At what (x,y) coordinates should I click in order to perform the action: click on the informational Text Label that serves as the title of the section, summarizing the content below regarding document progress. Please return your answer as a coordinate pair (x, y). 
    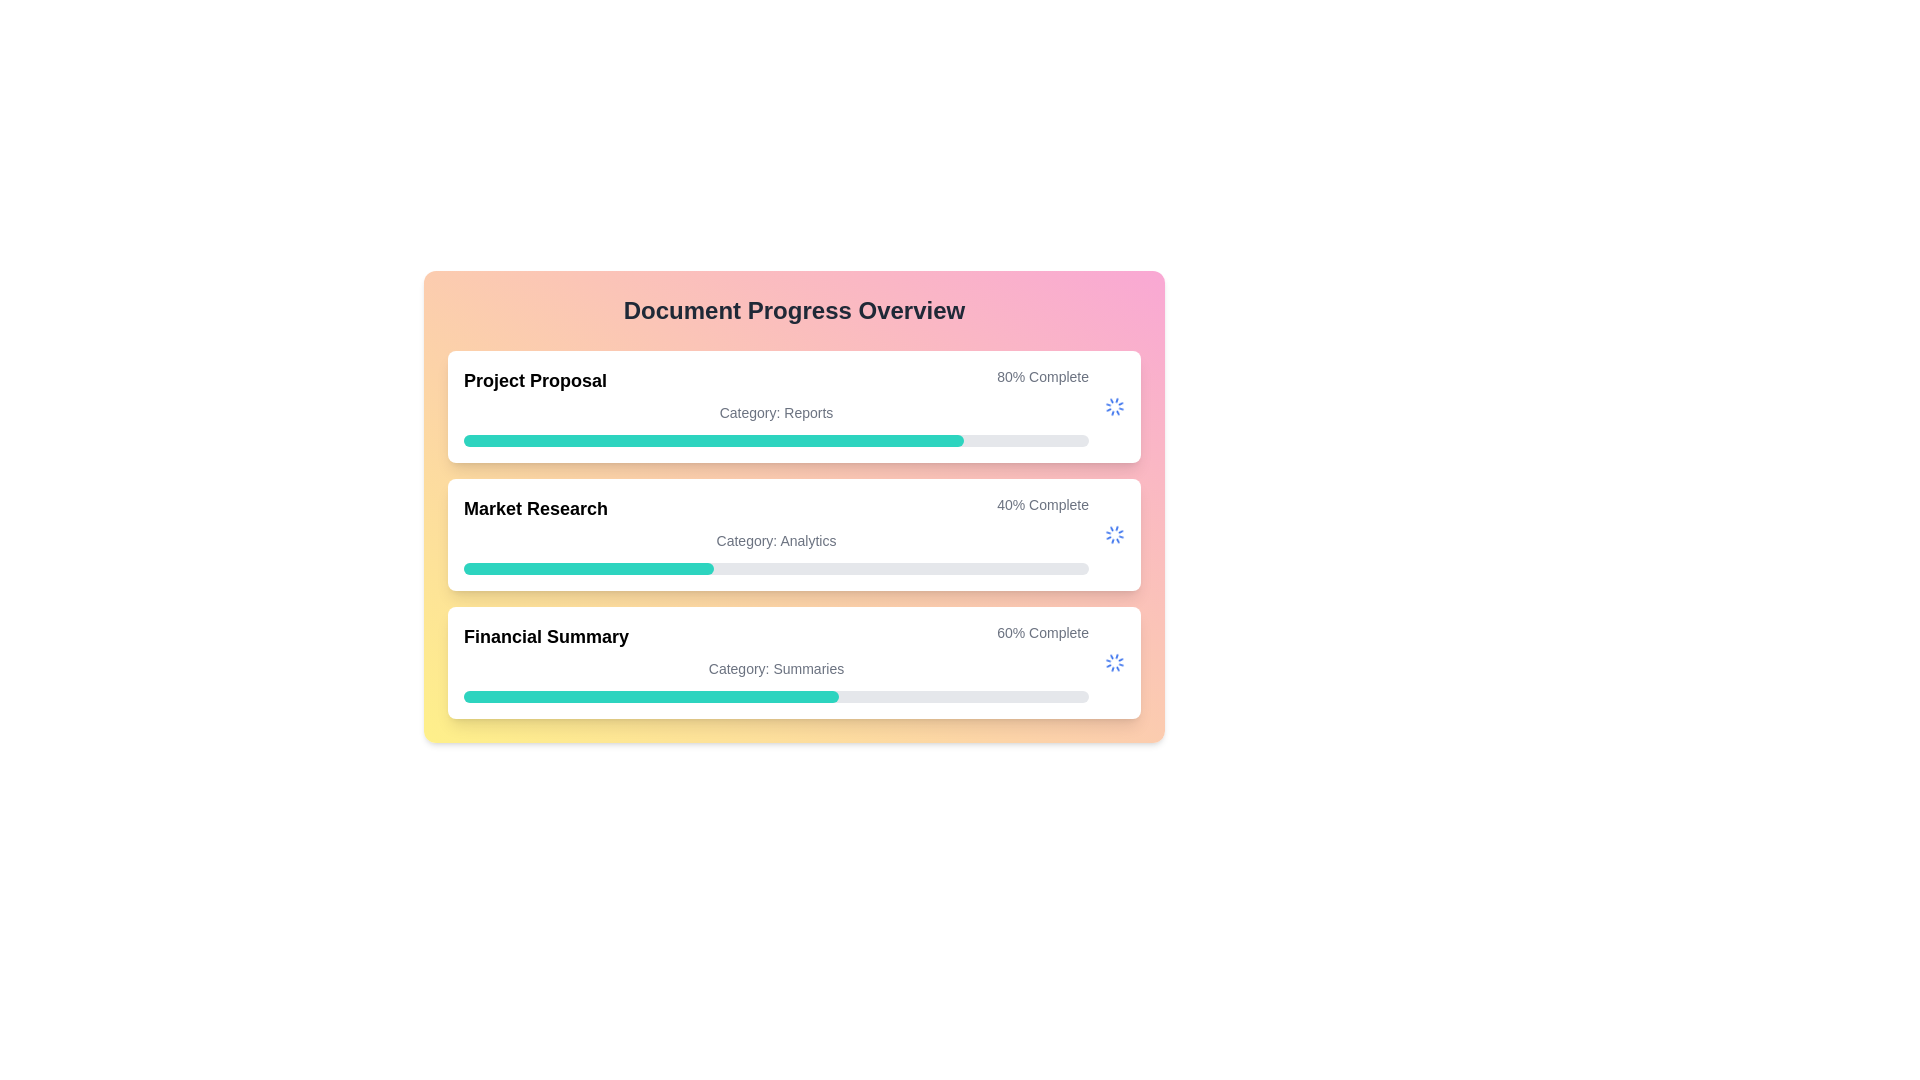
    Looking at the image, I should click on (793, 311).